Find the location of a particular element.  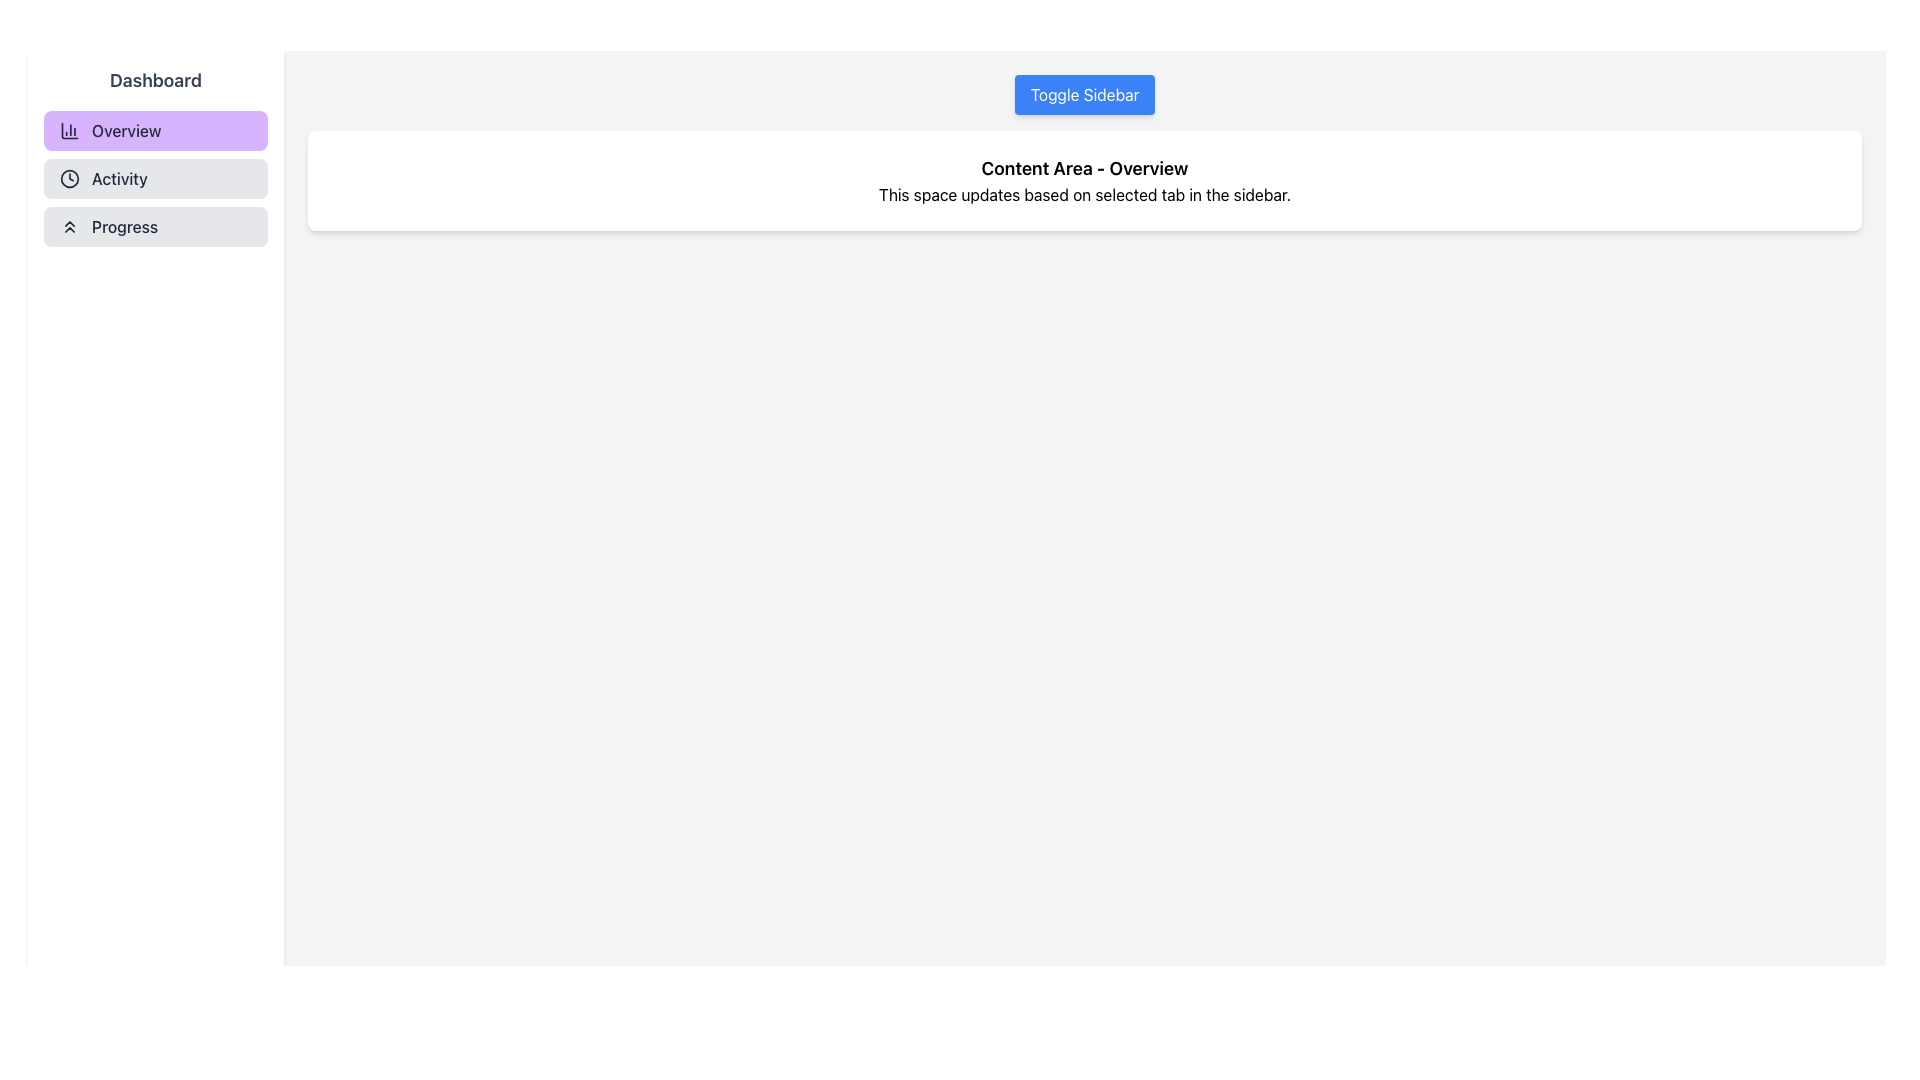

the 'Overview' navigation button located in the left sidebar to potentially reveal a tooltip with additional information is located at coordinates (155, 131).